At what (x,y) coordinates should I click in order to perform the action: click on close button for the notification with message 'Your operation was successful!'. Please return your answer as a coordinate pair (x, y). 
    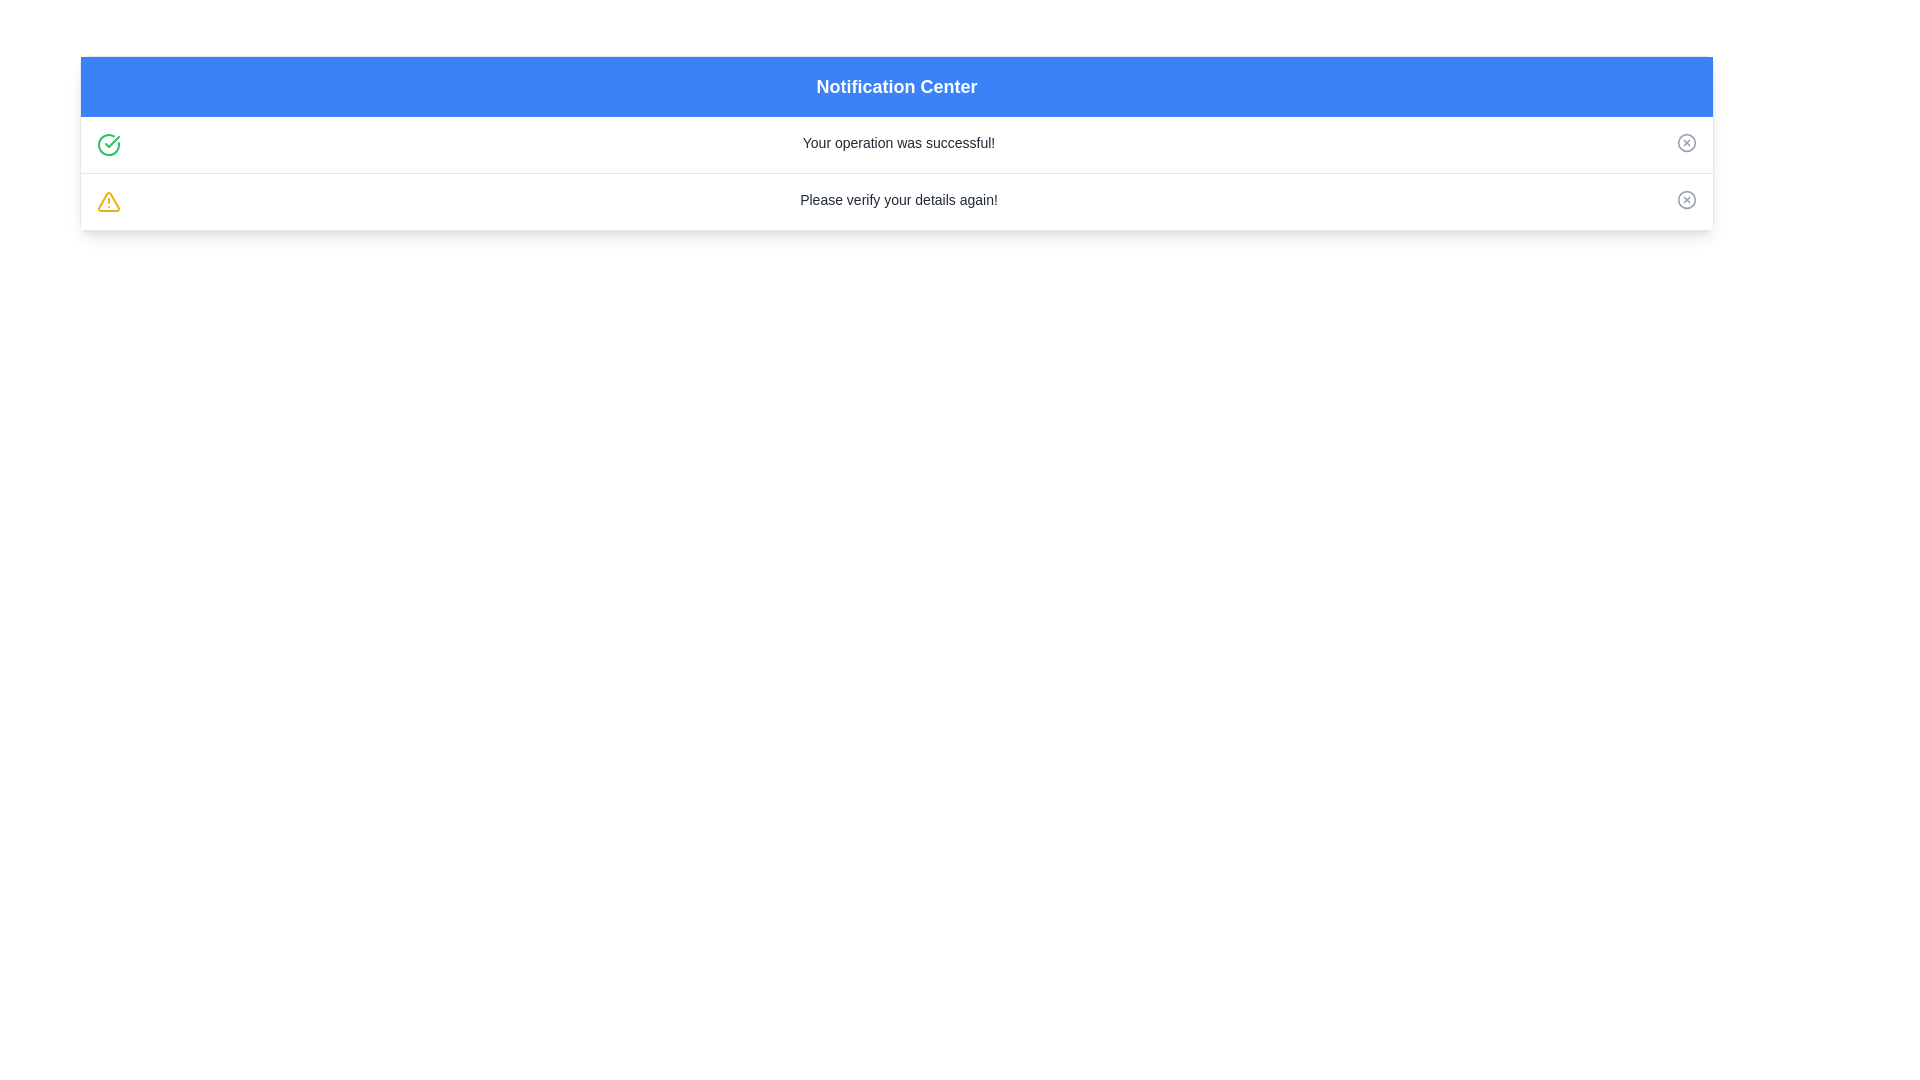
    Looking at the image, I should click on (1685, 141).